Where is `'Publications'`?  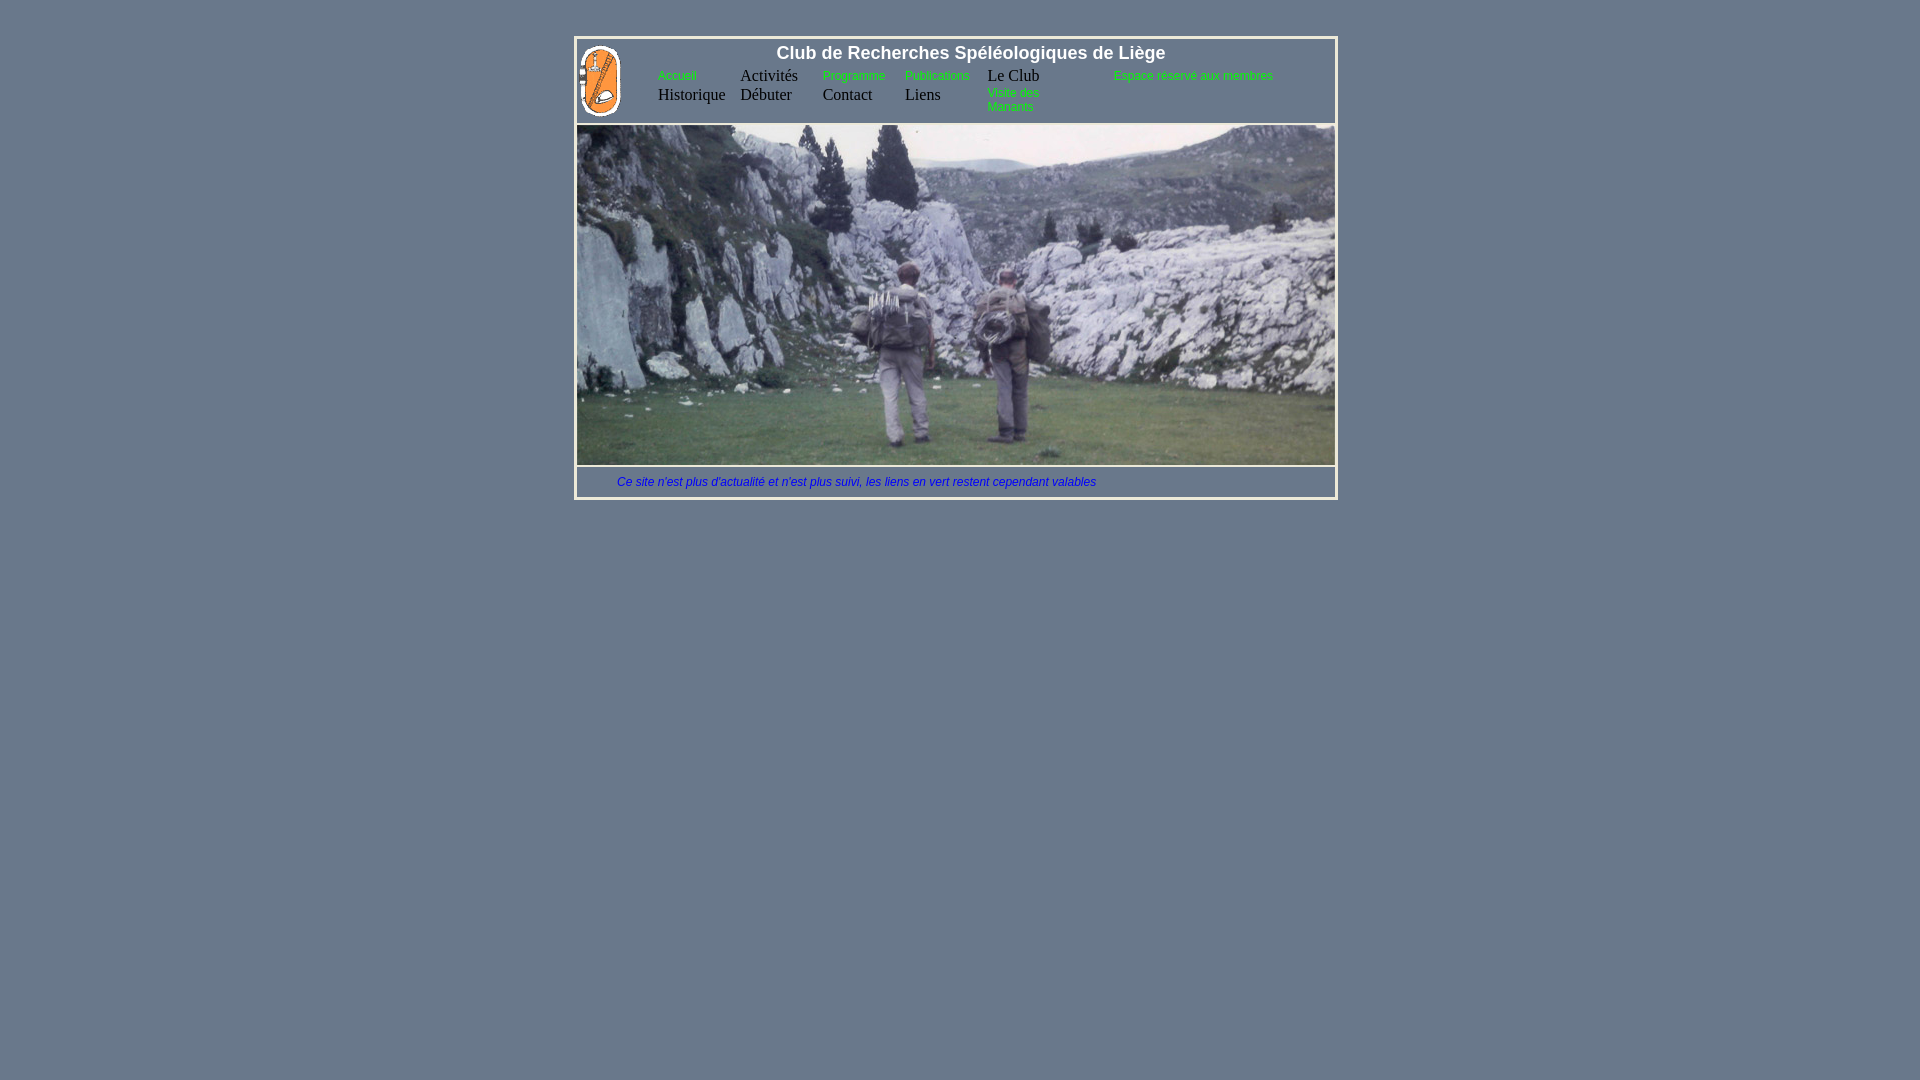 'Publications' is located at coordinates (936, 75).